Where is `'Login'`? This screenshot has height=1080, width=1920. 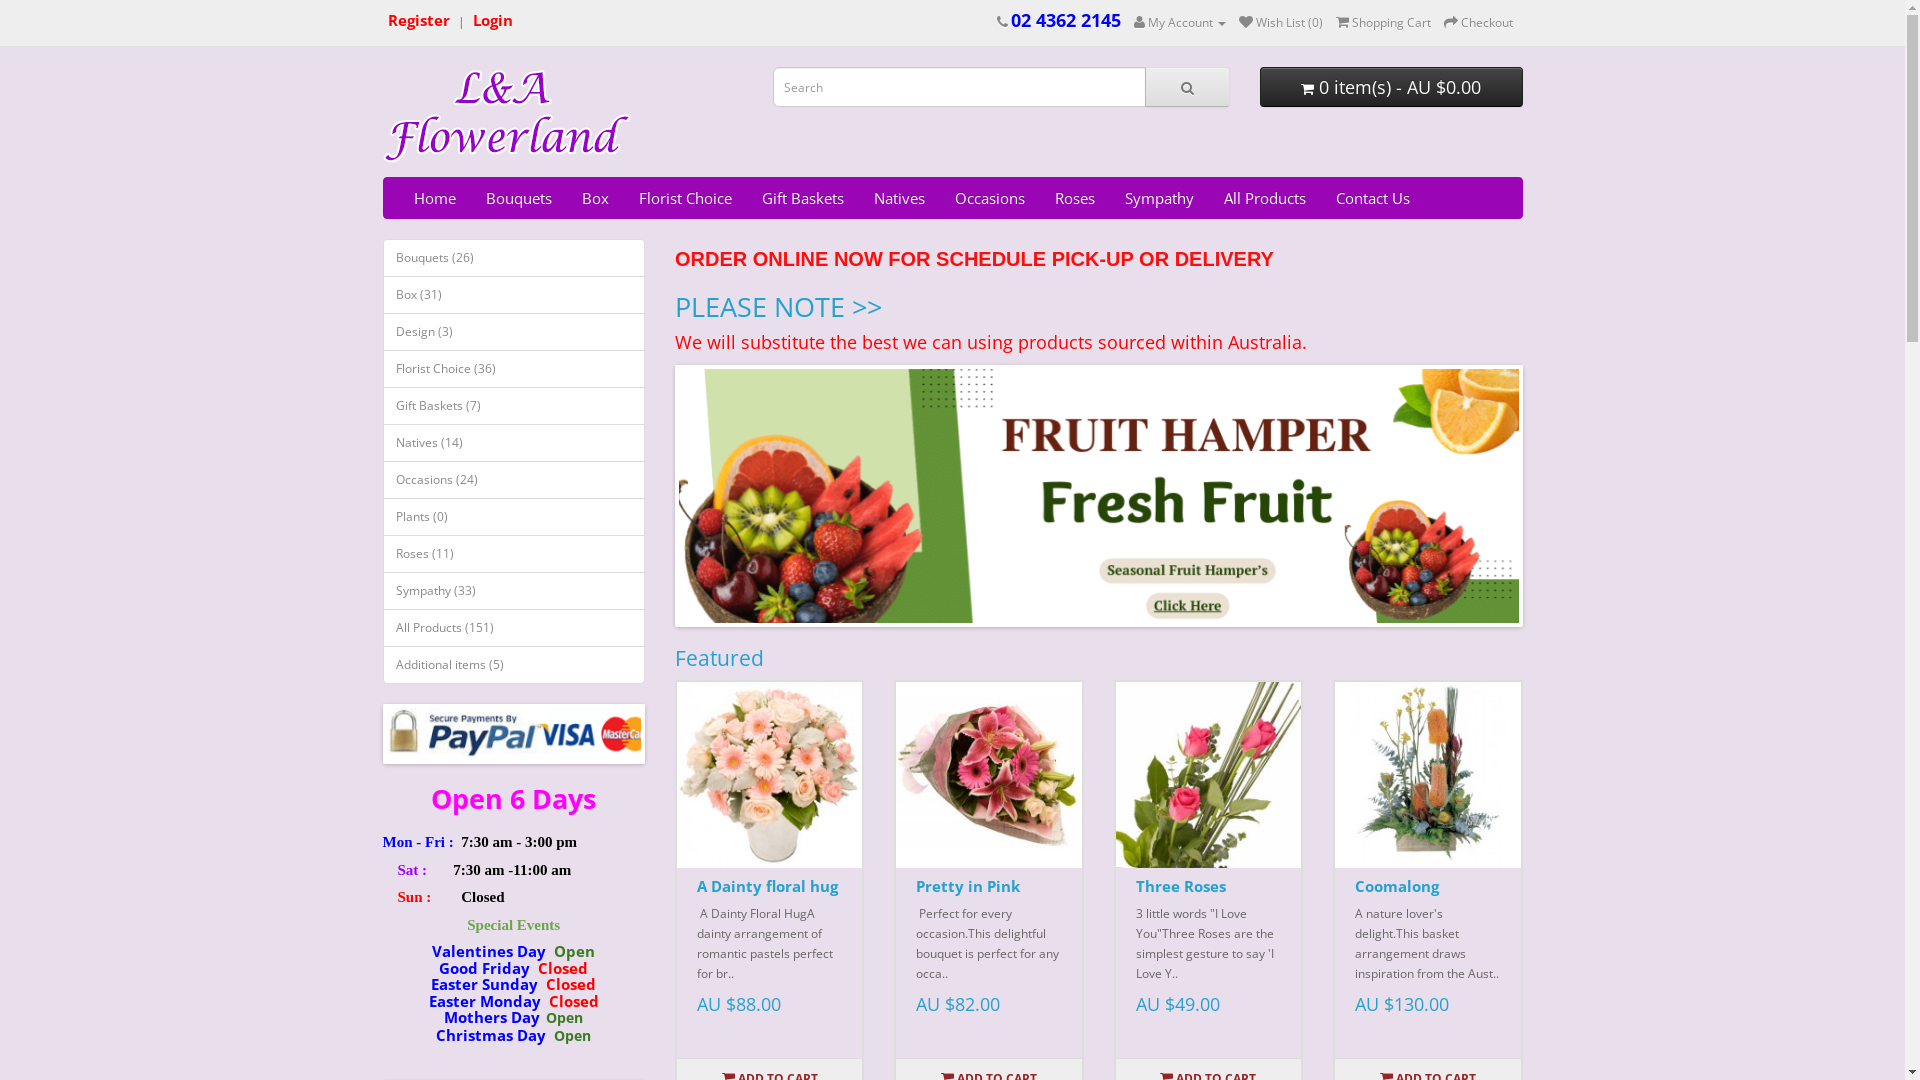 'Login' is located at coordinates (470, 21).